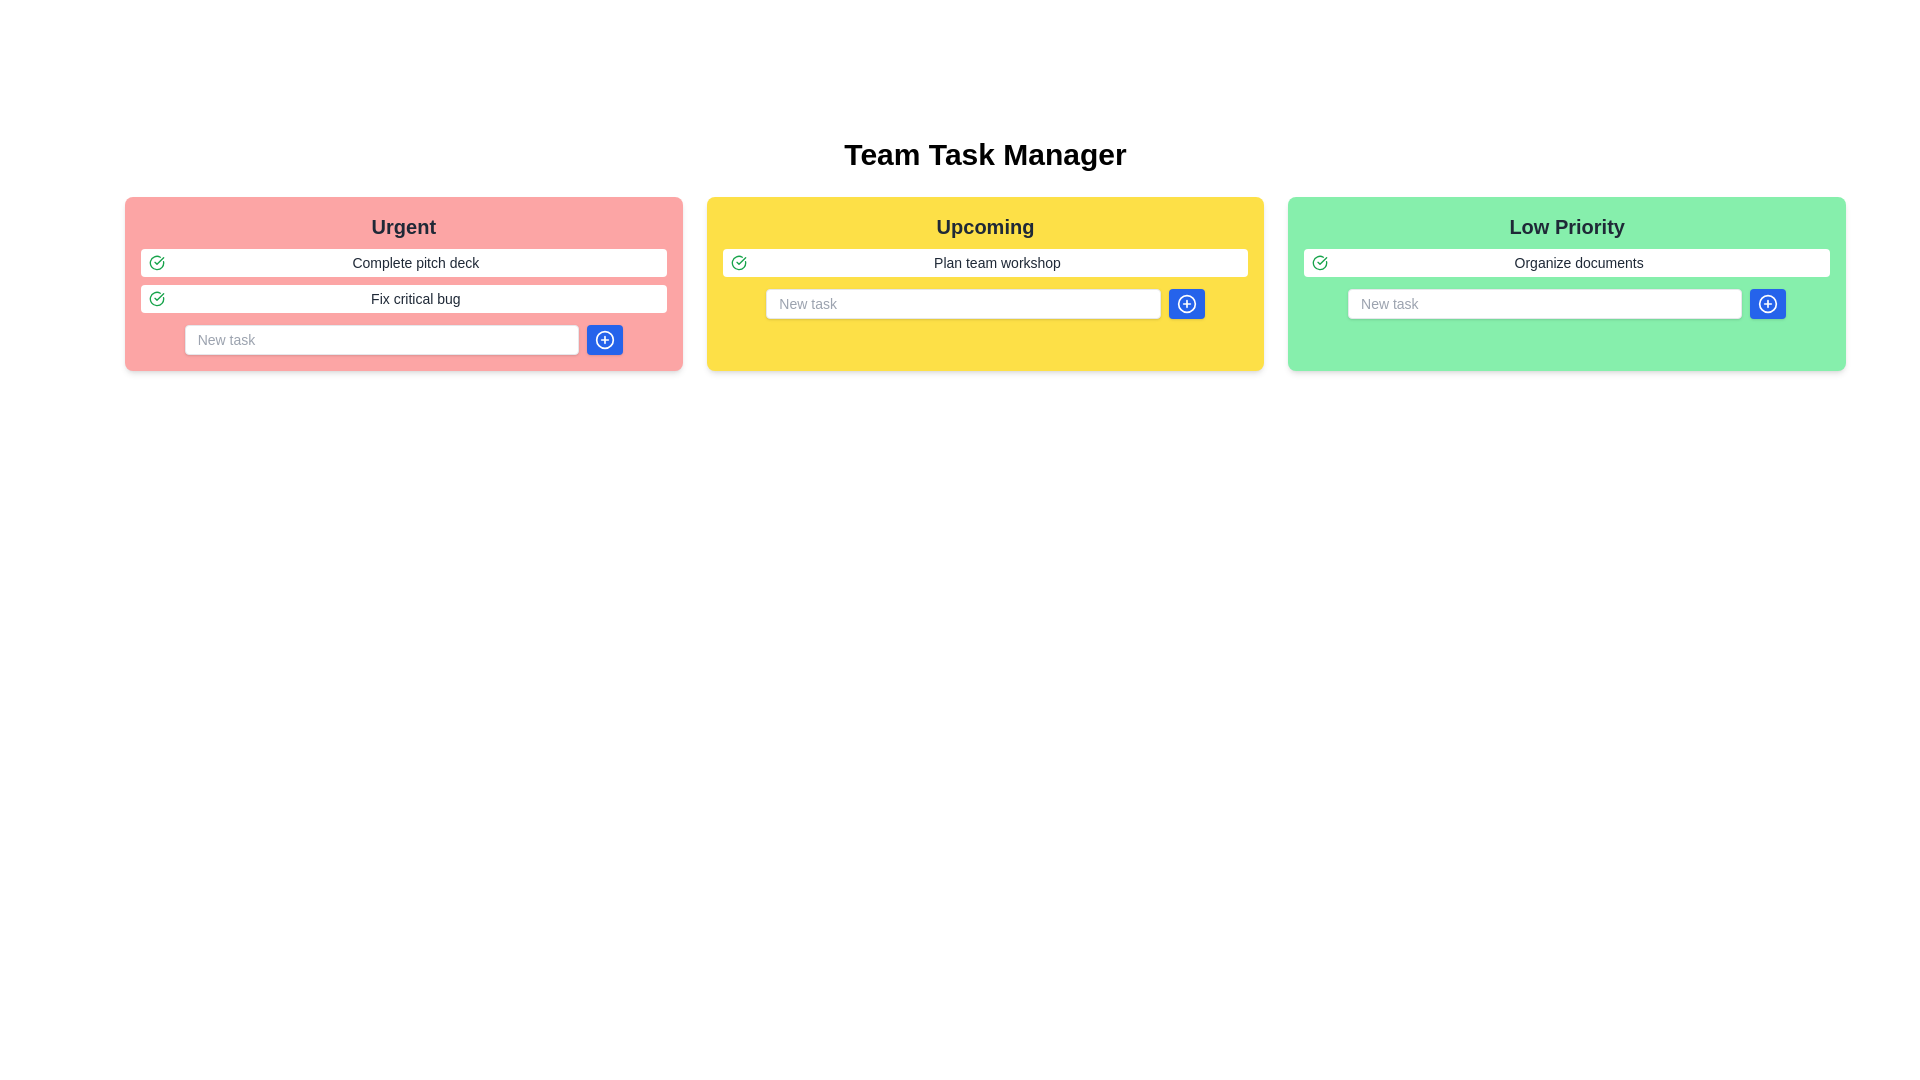 This screenshot has height=1080, width=1920. I want to click on the status indicator icon that indicates the completion of the 'Plan team workshop' task located to the left of the corresponding text in the 'Upcoming' column, so click(737, 261).